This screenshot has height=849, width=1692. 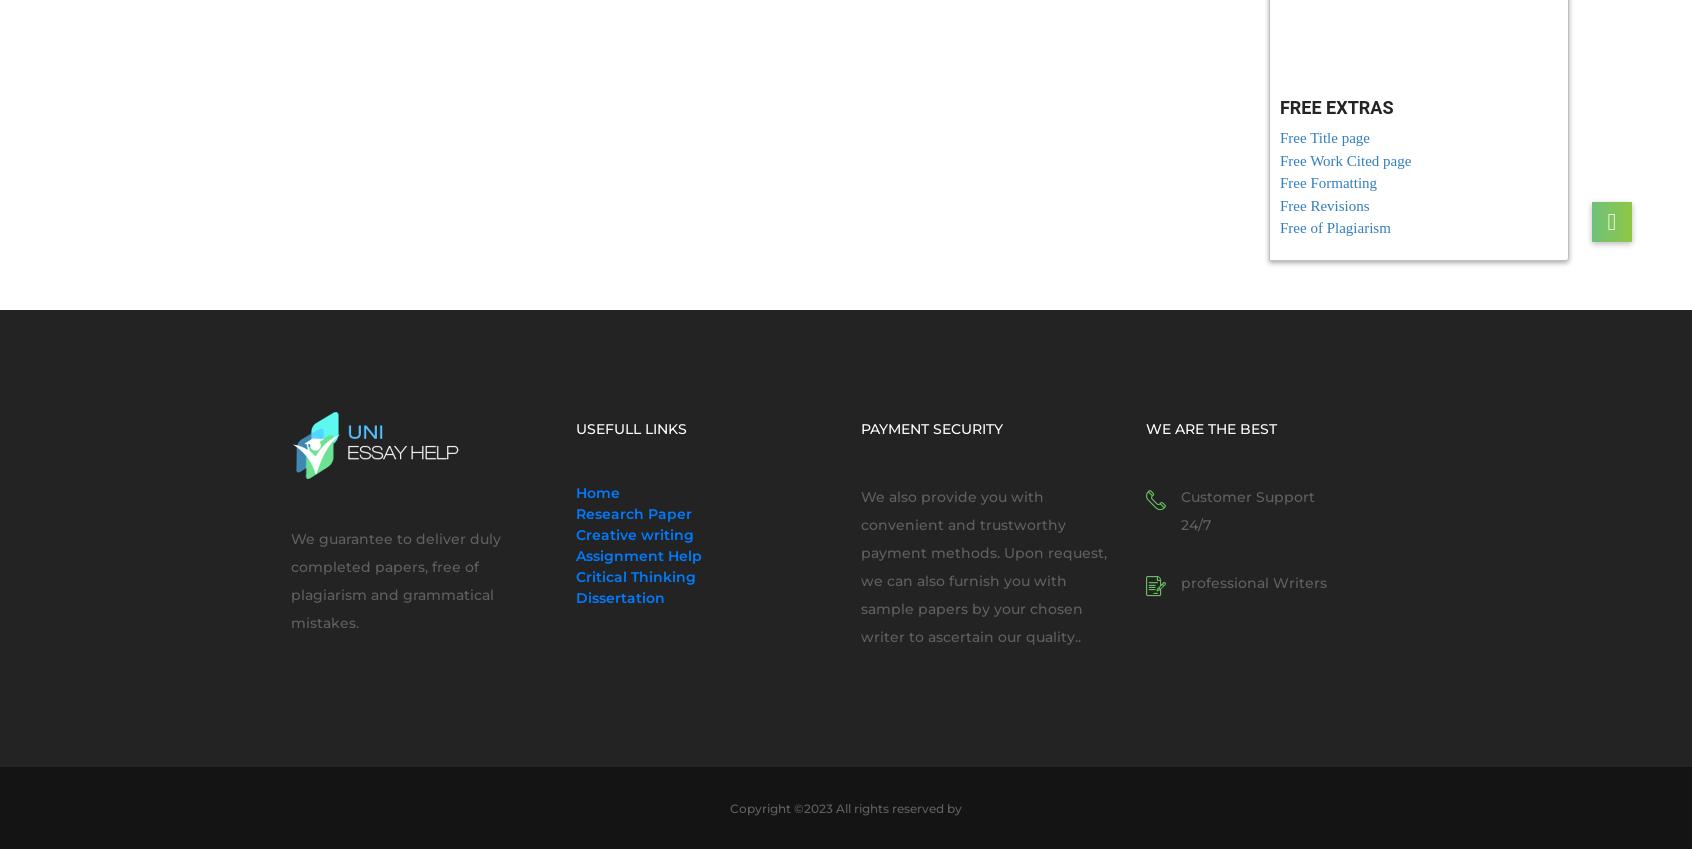 I want to click on 'We guarantee to deliver duly completed papers, free of plagiarism and grammatical mistakes.', so click(x=395, y=579).